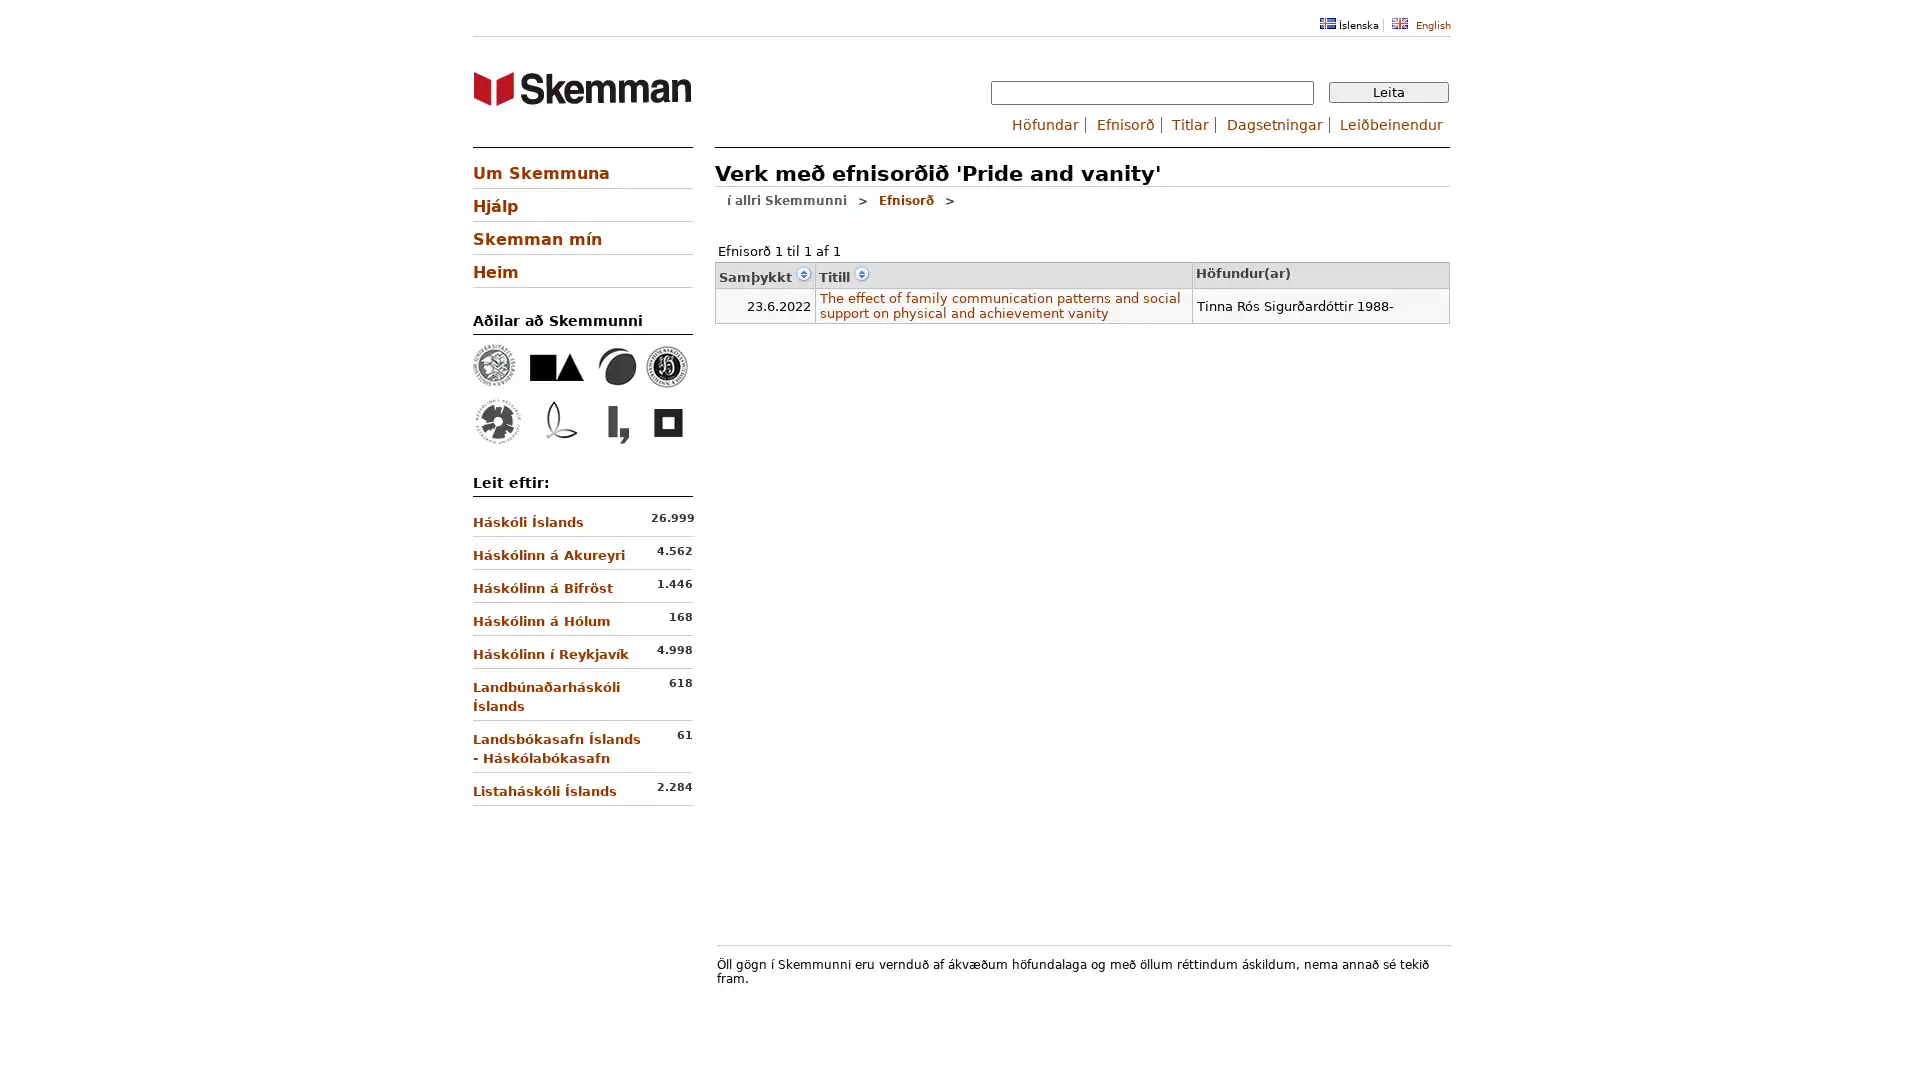 Image resolution: width=1920 pixels, height=1080 pixels. What do you see at coordinates (1387, 92) in the screenshot?
I see `Leita` at bounding box center [1387, 92].